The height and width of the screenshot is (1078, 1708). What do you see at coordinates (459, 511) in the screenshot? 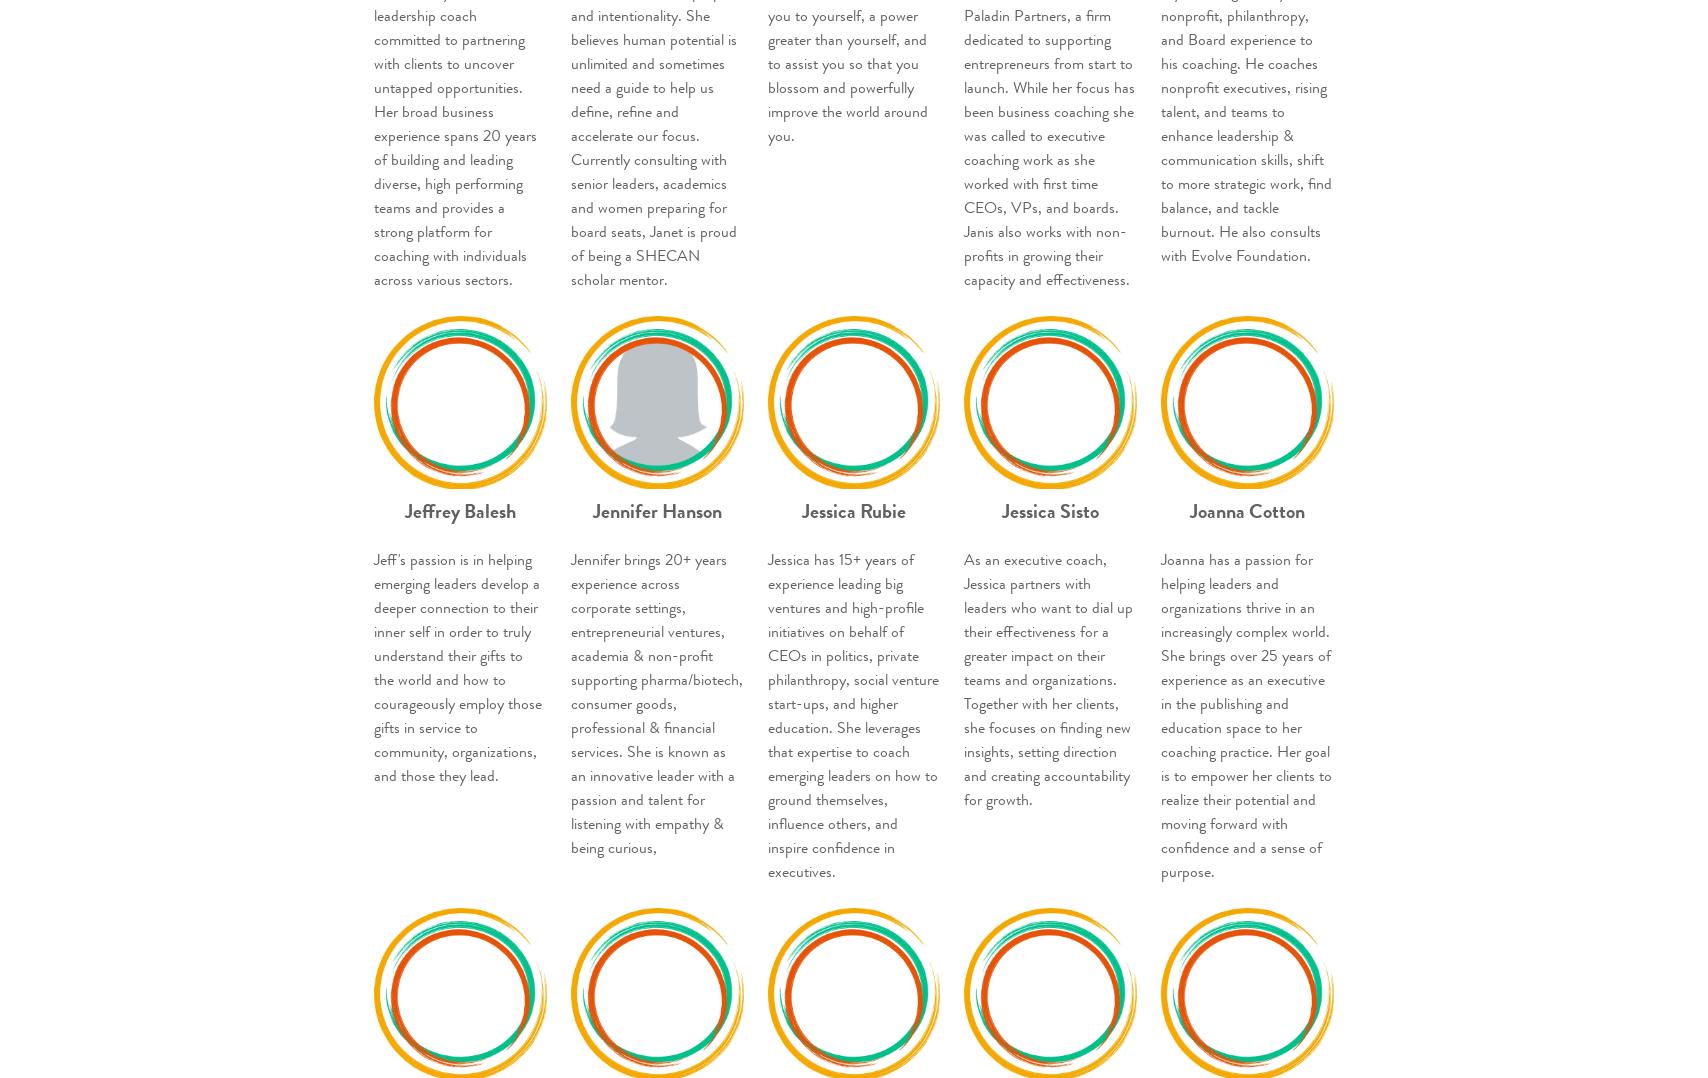
I see `'Jeffrey Balesh'` at bounding box center [459, 511].